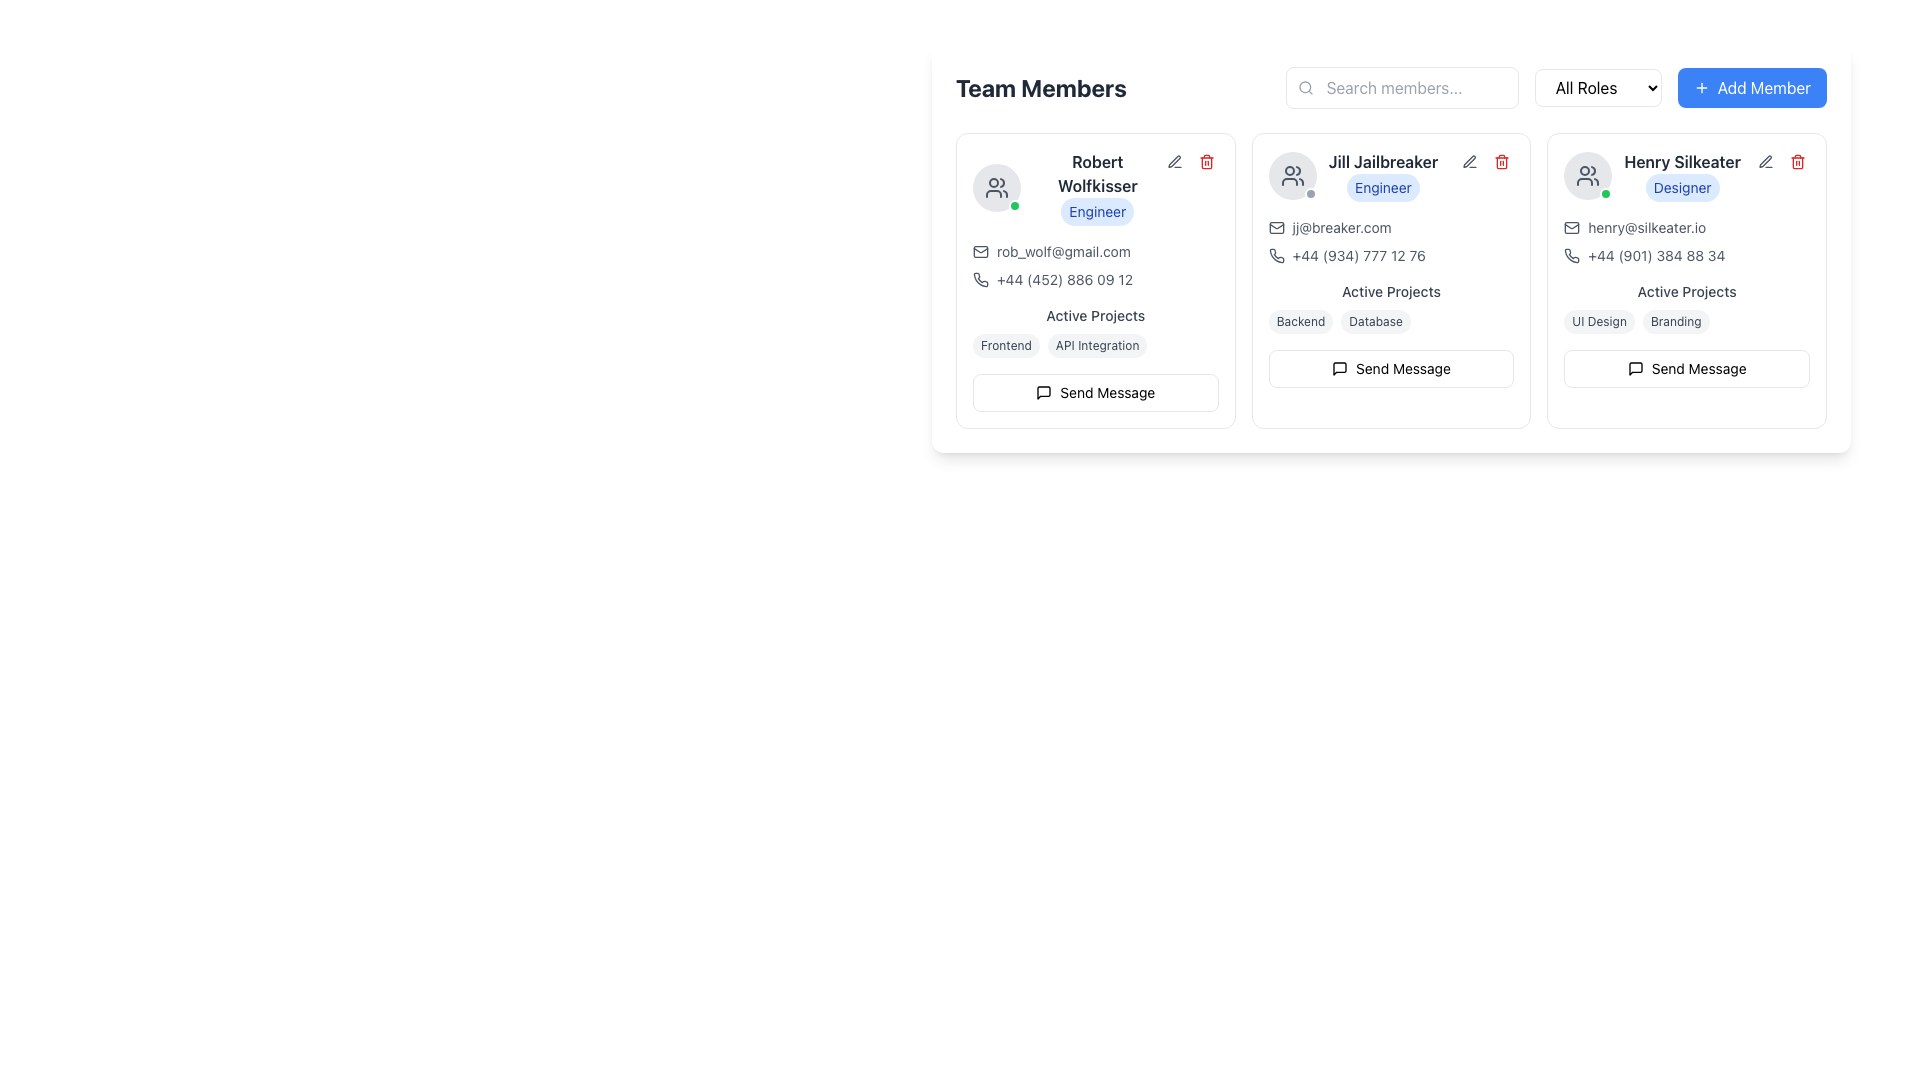 This screenshot has width=1920, height=1080. I want to click on the Dropdown menu containing options like 'All Roles', 'Engineers', and 'Designers', so click(1555, 87).